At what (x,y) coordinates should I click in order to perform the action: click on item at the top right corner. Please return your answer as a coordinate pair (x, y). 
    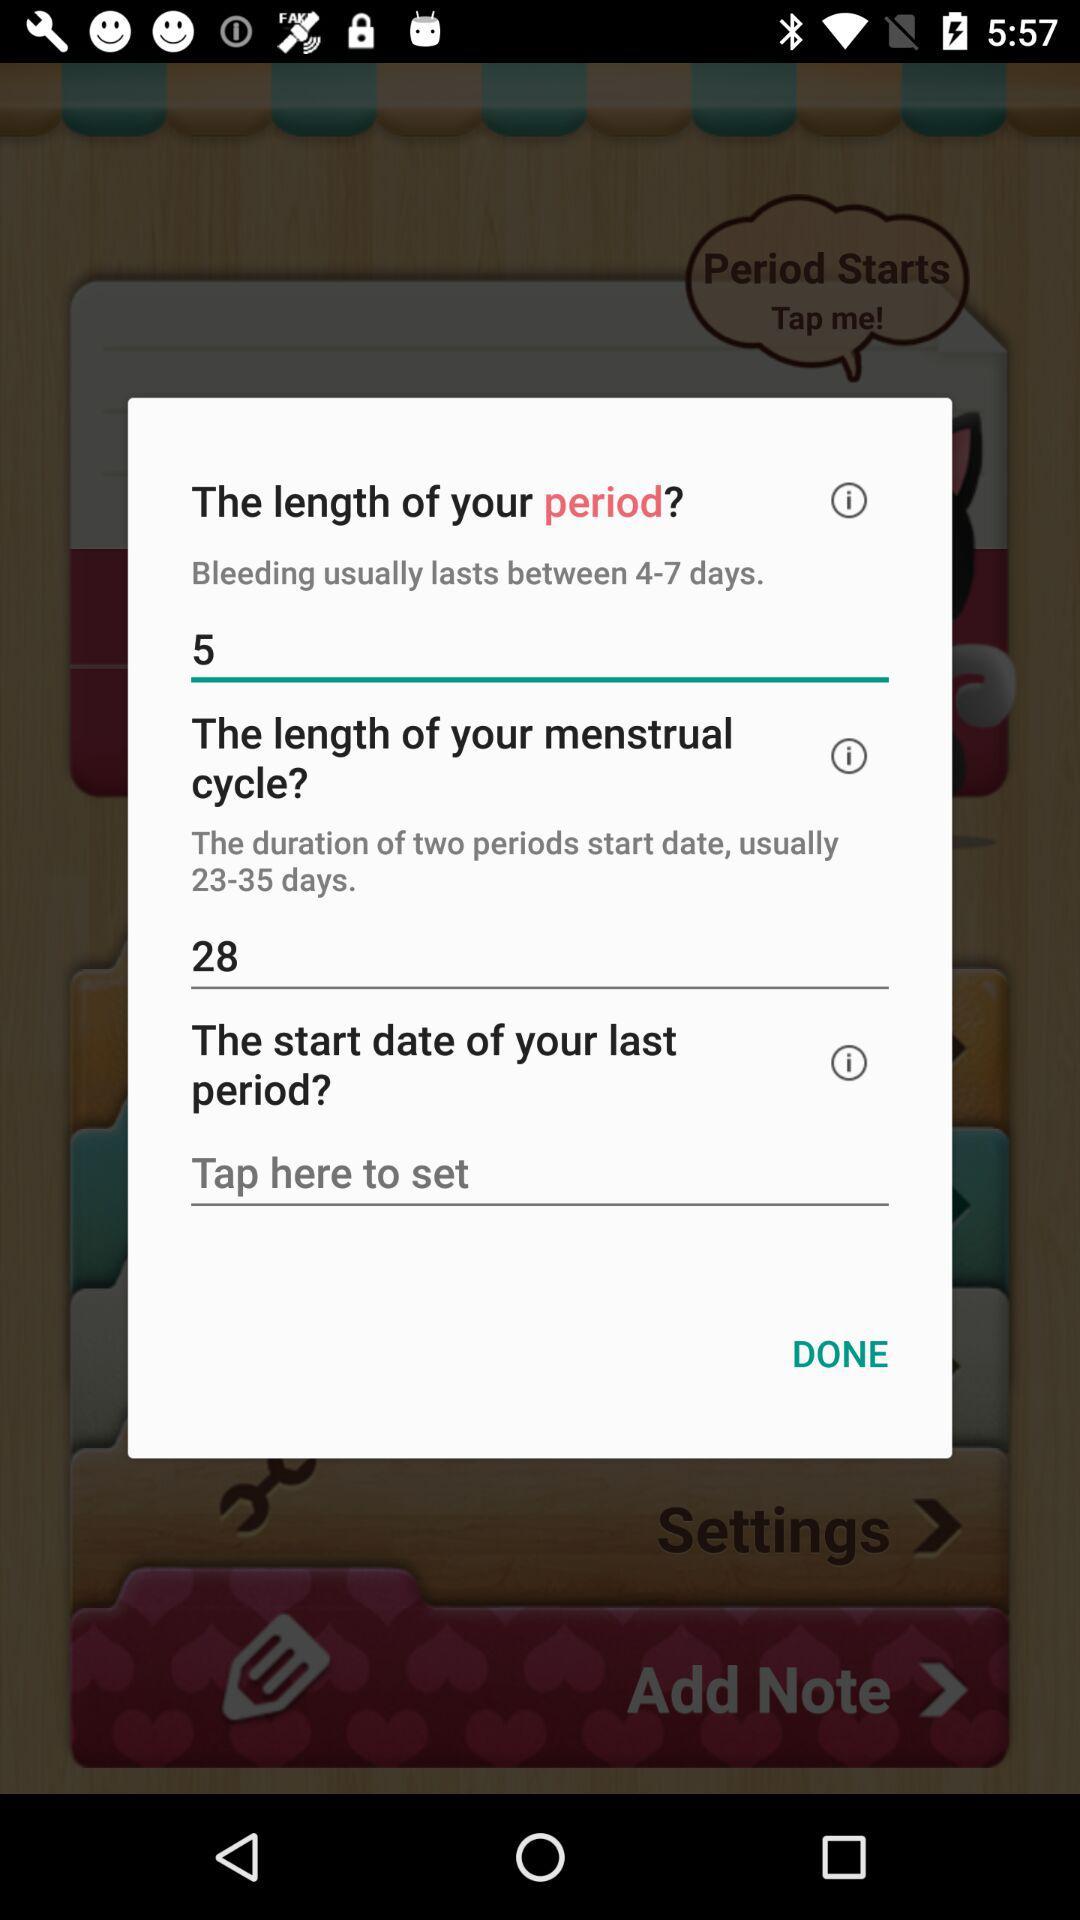
    Looking at the image, I should click on (849, 500).